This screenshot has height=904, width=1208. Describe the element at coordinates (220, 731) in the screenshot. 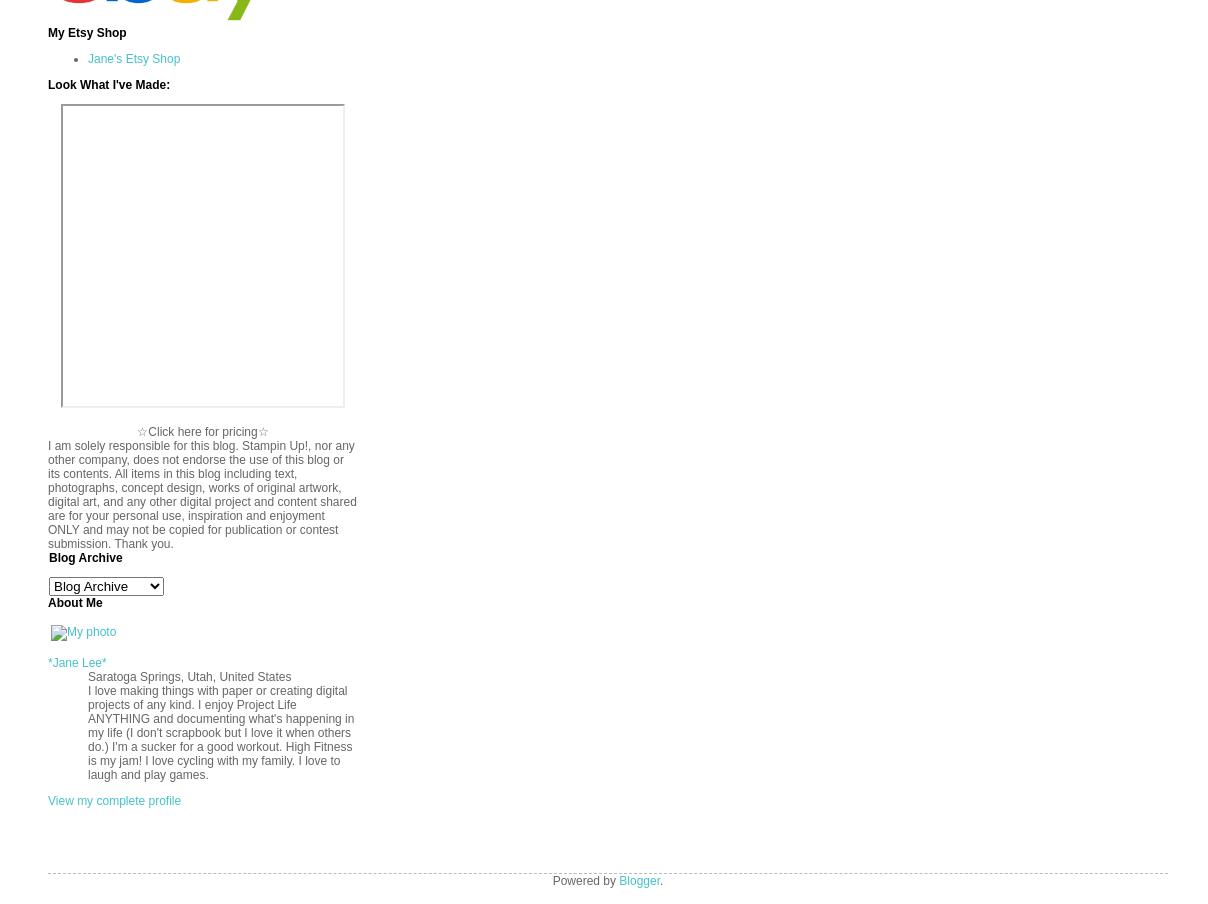

I see `'I love making things with paper or creating digital projects of any kind.  I enjoy Project Life ANYTHING and documenting what's happening in my life (I don't scrapbook but I love it when others do.)  I'm a sucker for a good workout.  High Fitness is my jam!  I love cycling with my family.  I love to laugh and play games.'` at that location.